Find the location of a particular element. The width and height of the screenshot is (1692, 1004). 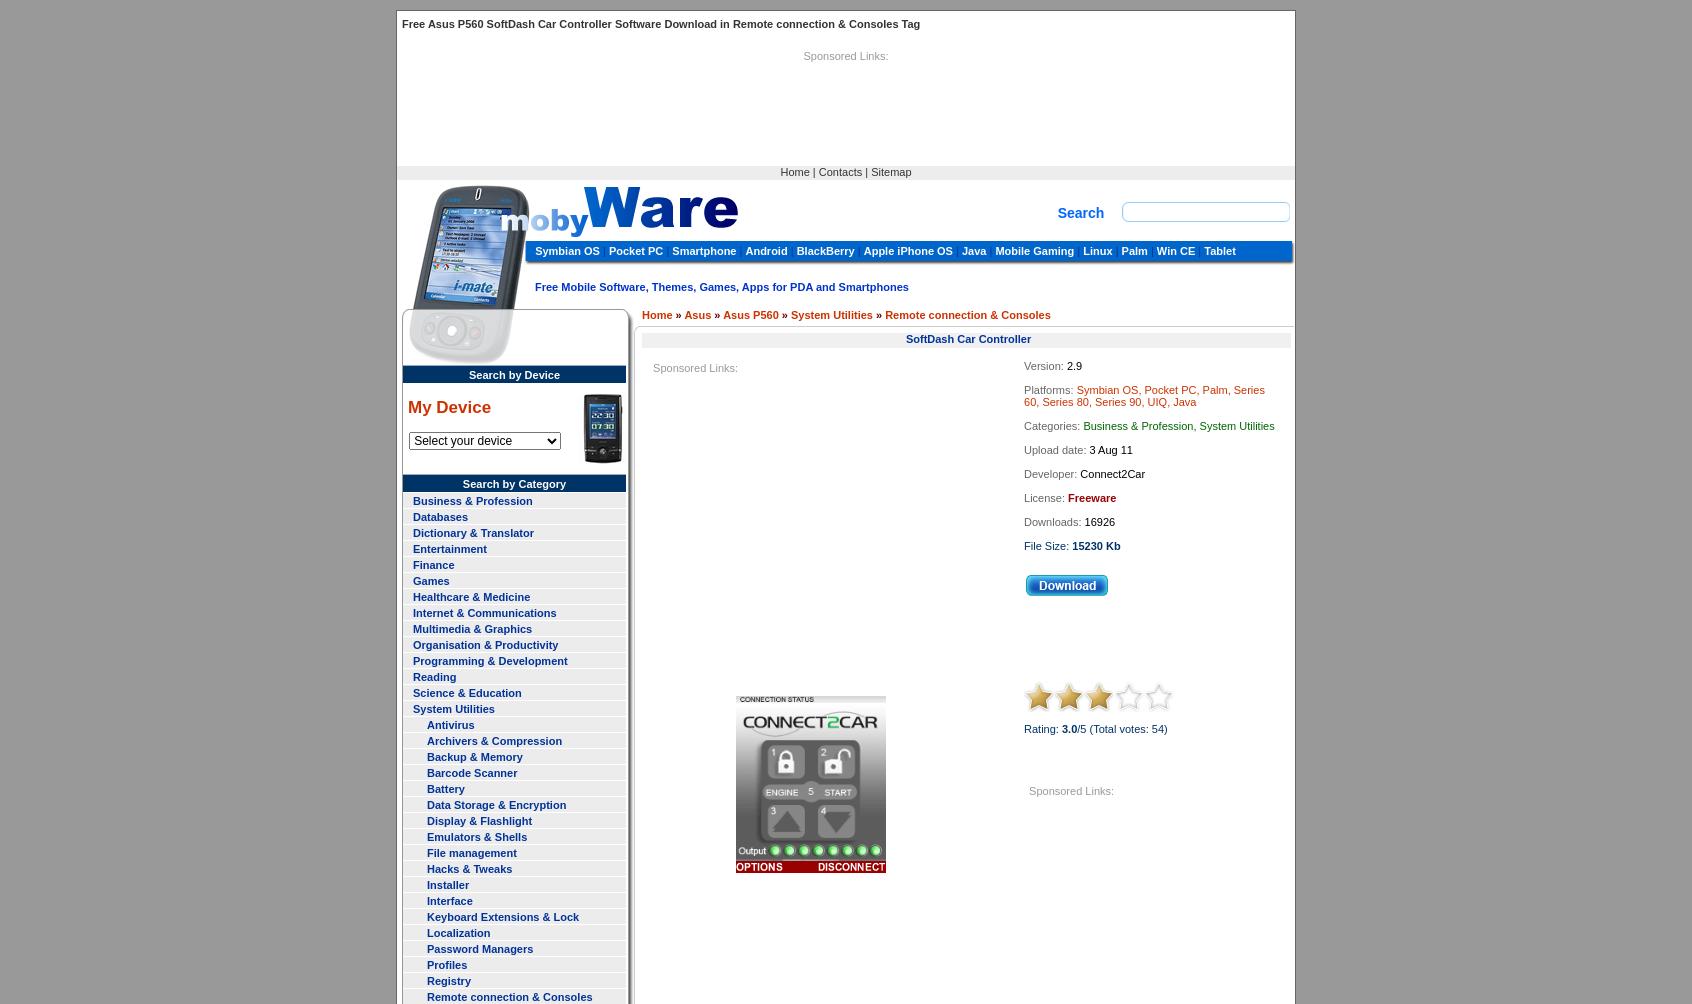

'Internet & Communications' is located at coordinates (413, 612).